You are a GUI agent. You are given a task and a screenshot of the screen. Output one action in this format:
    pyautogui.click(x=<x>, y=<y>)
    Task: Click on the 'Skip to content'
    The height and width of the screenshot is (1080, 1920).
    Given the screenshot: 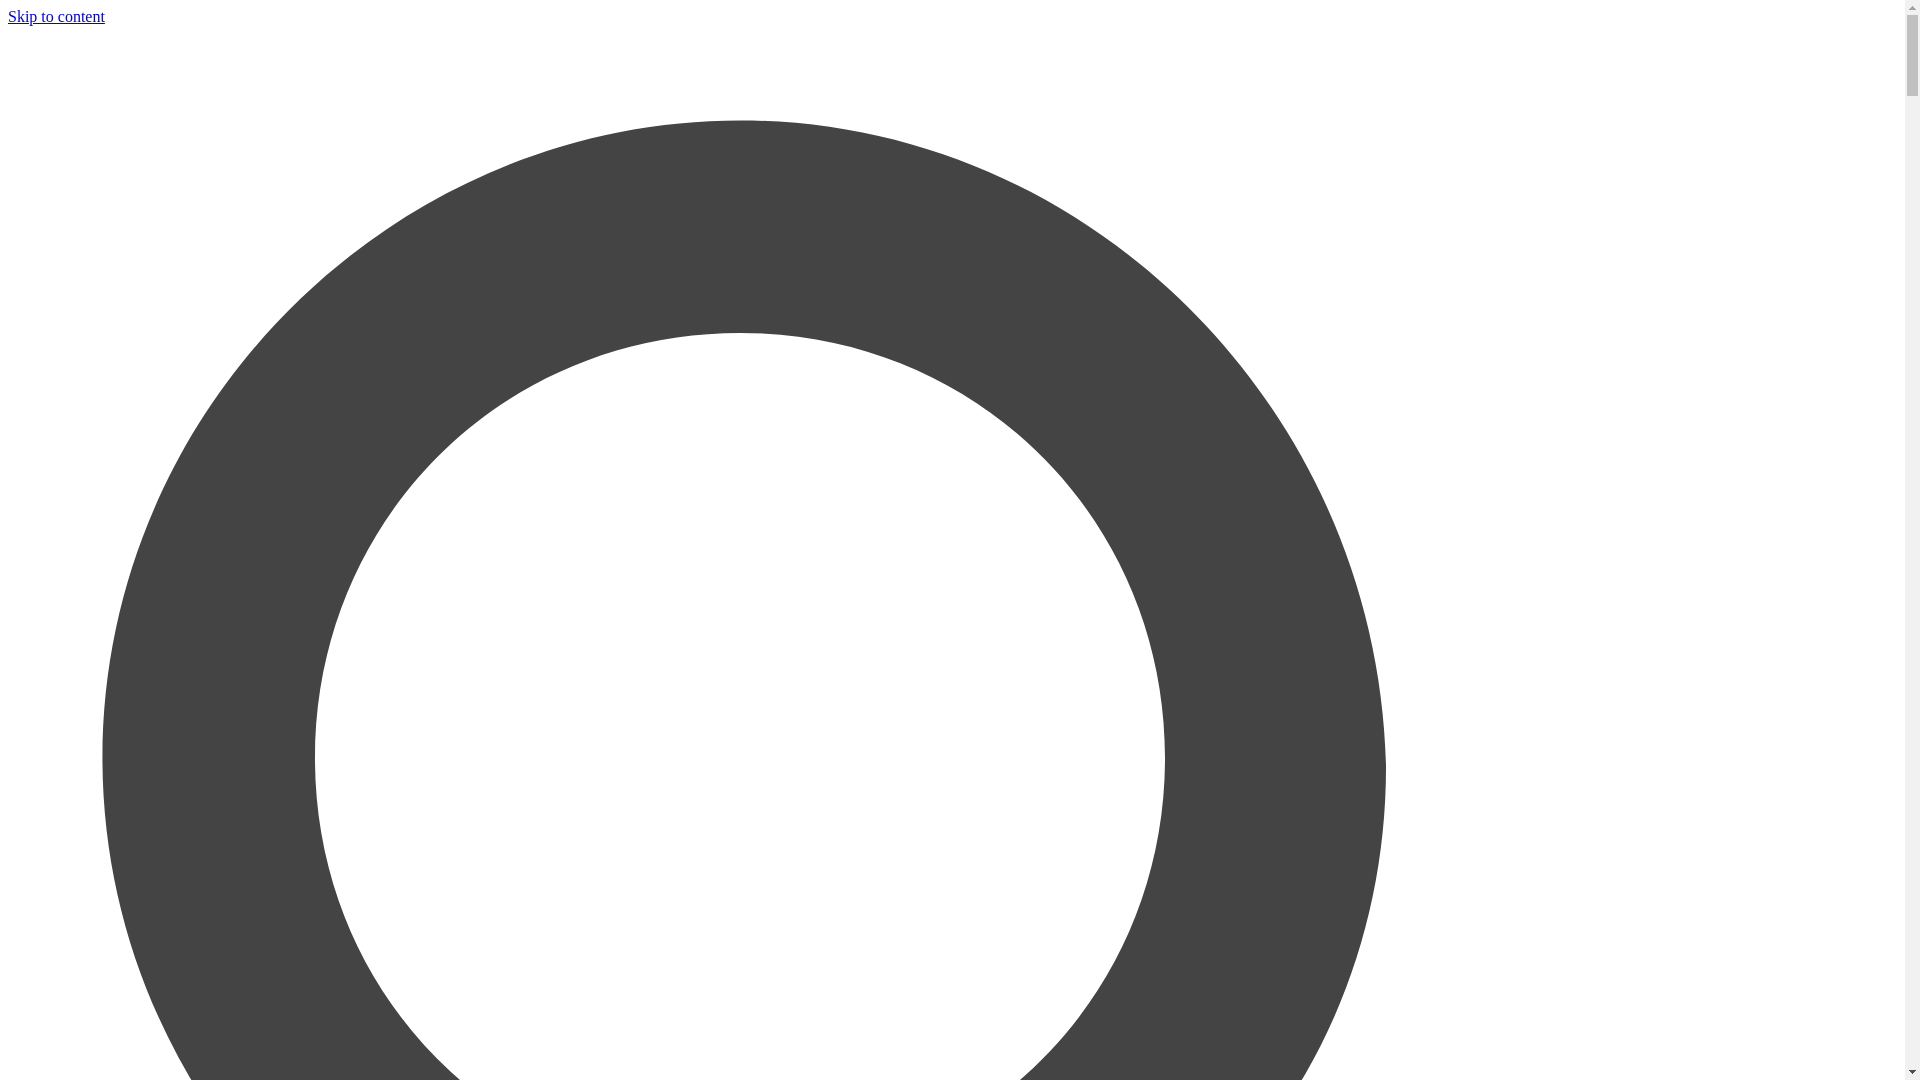 What is the action you would take?
    pyautogui.click(x=56, y=16)
    